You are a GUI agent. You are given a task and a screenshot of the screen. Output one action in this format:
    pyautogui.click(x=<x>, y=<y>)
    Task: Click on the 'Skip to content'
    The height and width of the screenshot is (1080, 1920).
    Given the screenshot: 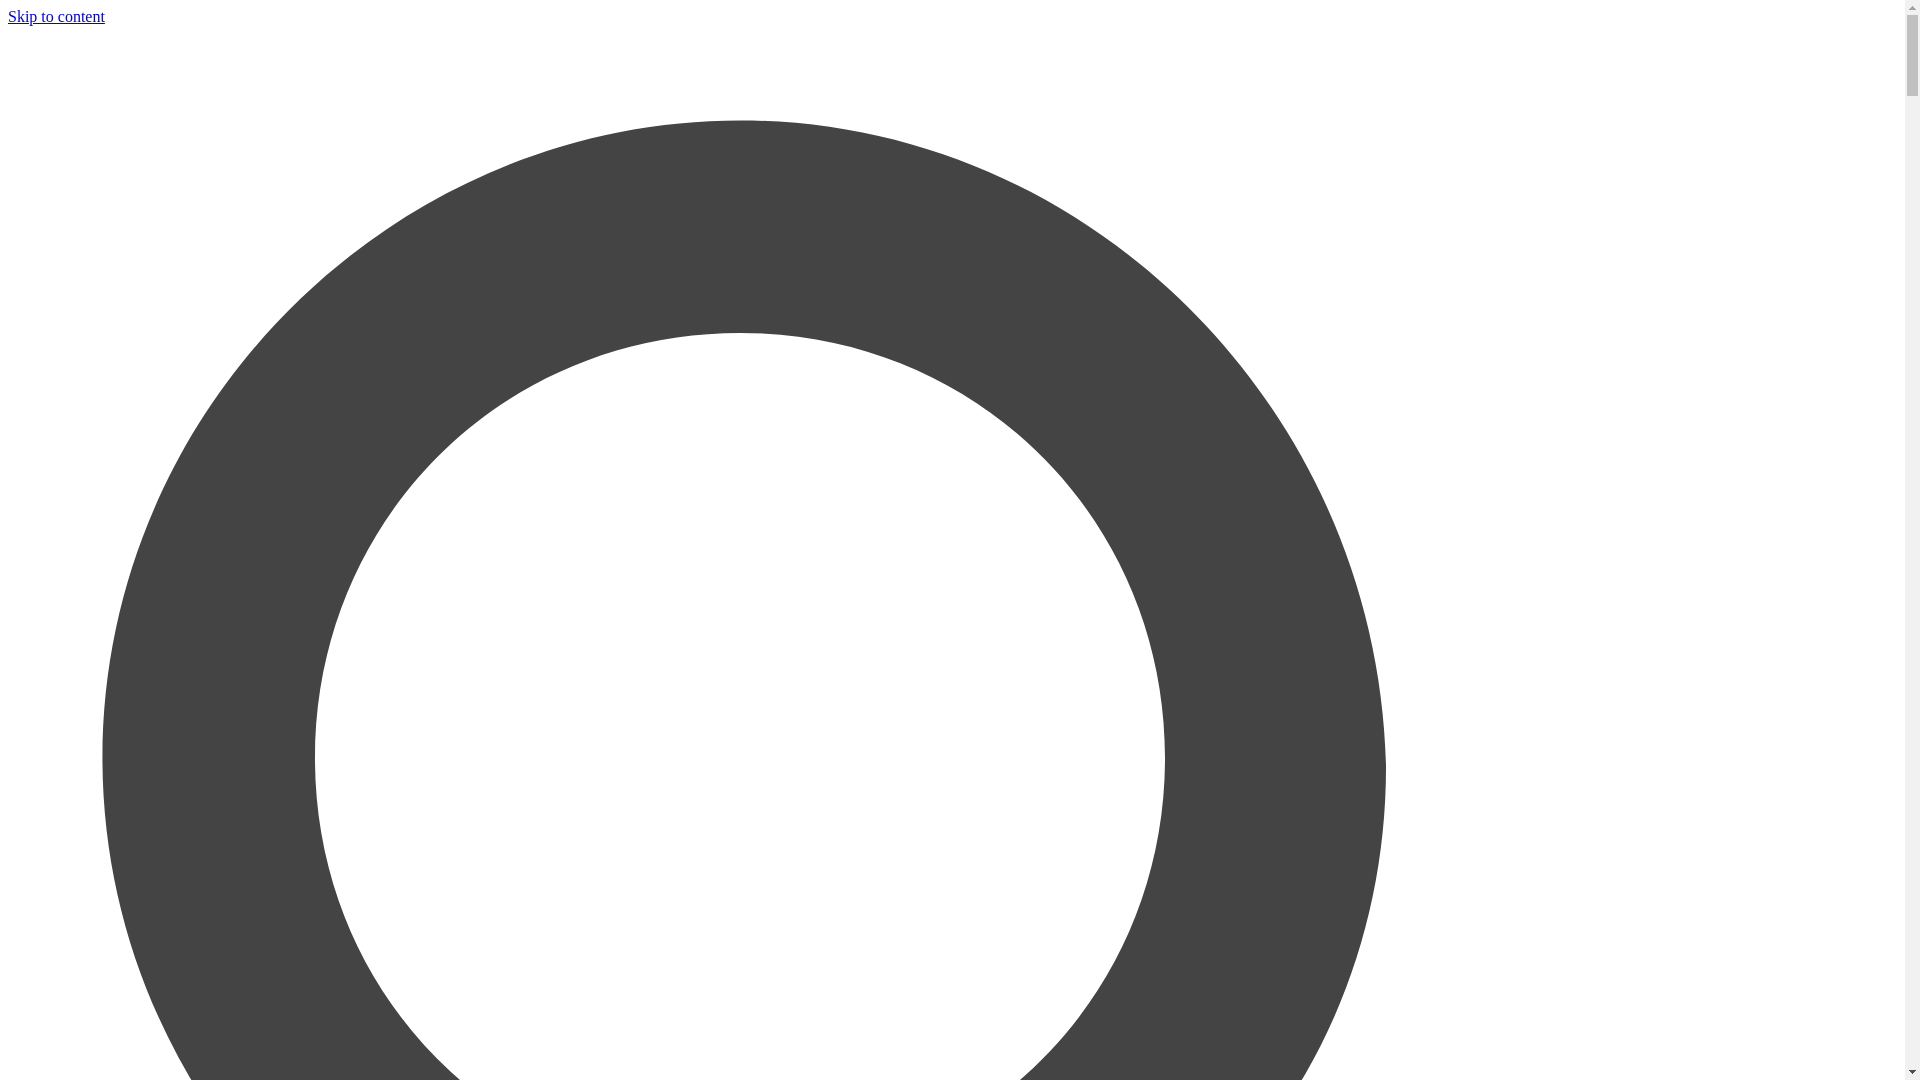 What is the action you would take?
    pyautogui.click(x=56, y=16)
    